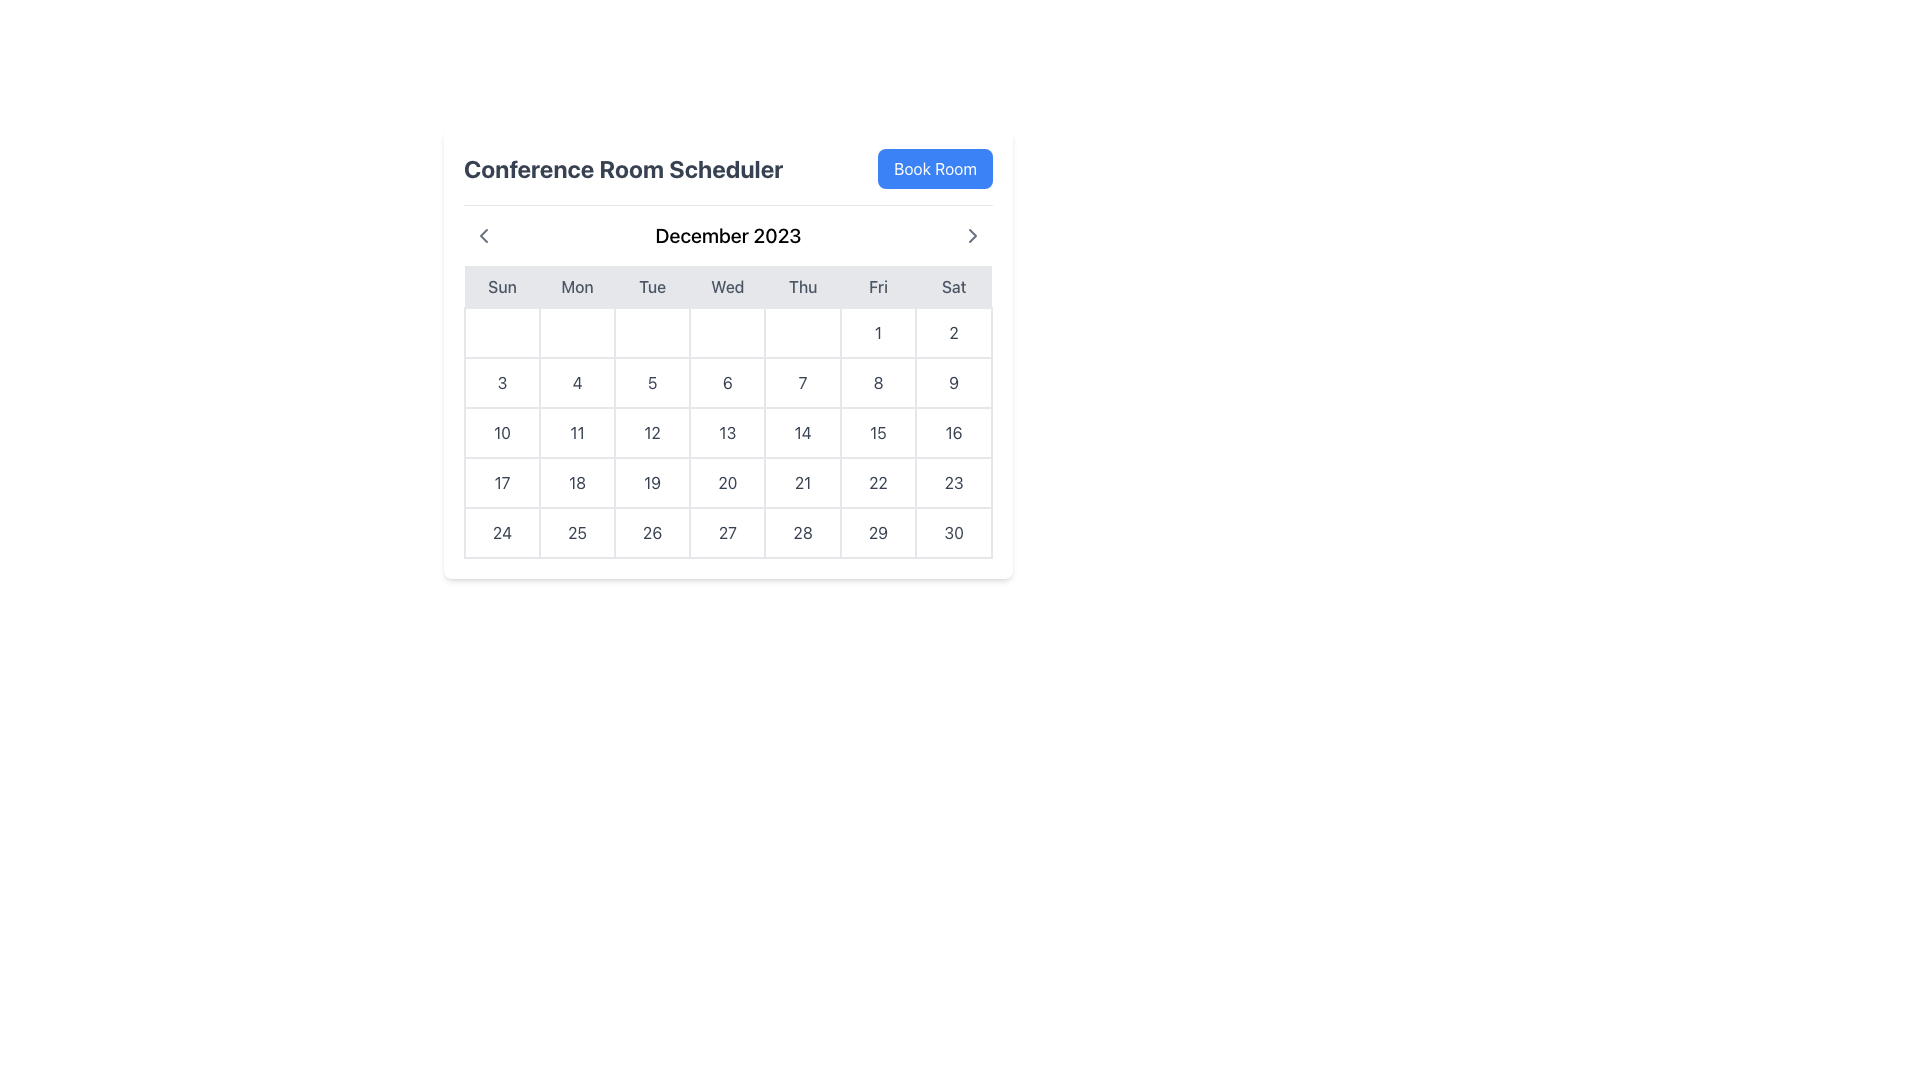 Image resolution: width=1920 pixels, height=1080 pixels. What do you see at coordinates (727, 287) in the screenshot?
I see `the static header row containing the abbreviated names of the days of the week (Sun, Mon, Tue, Wed, Thu, Fri, Sat) in the calendar component for December 2023` at bounding box center [727, 287].